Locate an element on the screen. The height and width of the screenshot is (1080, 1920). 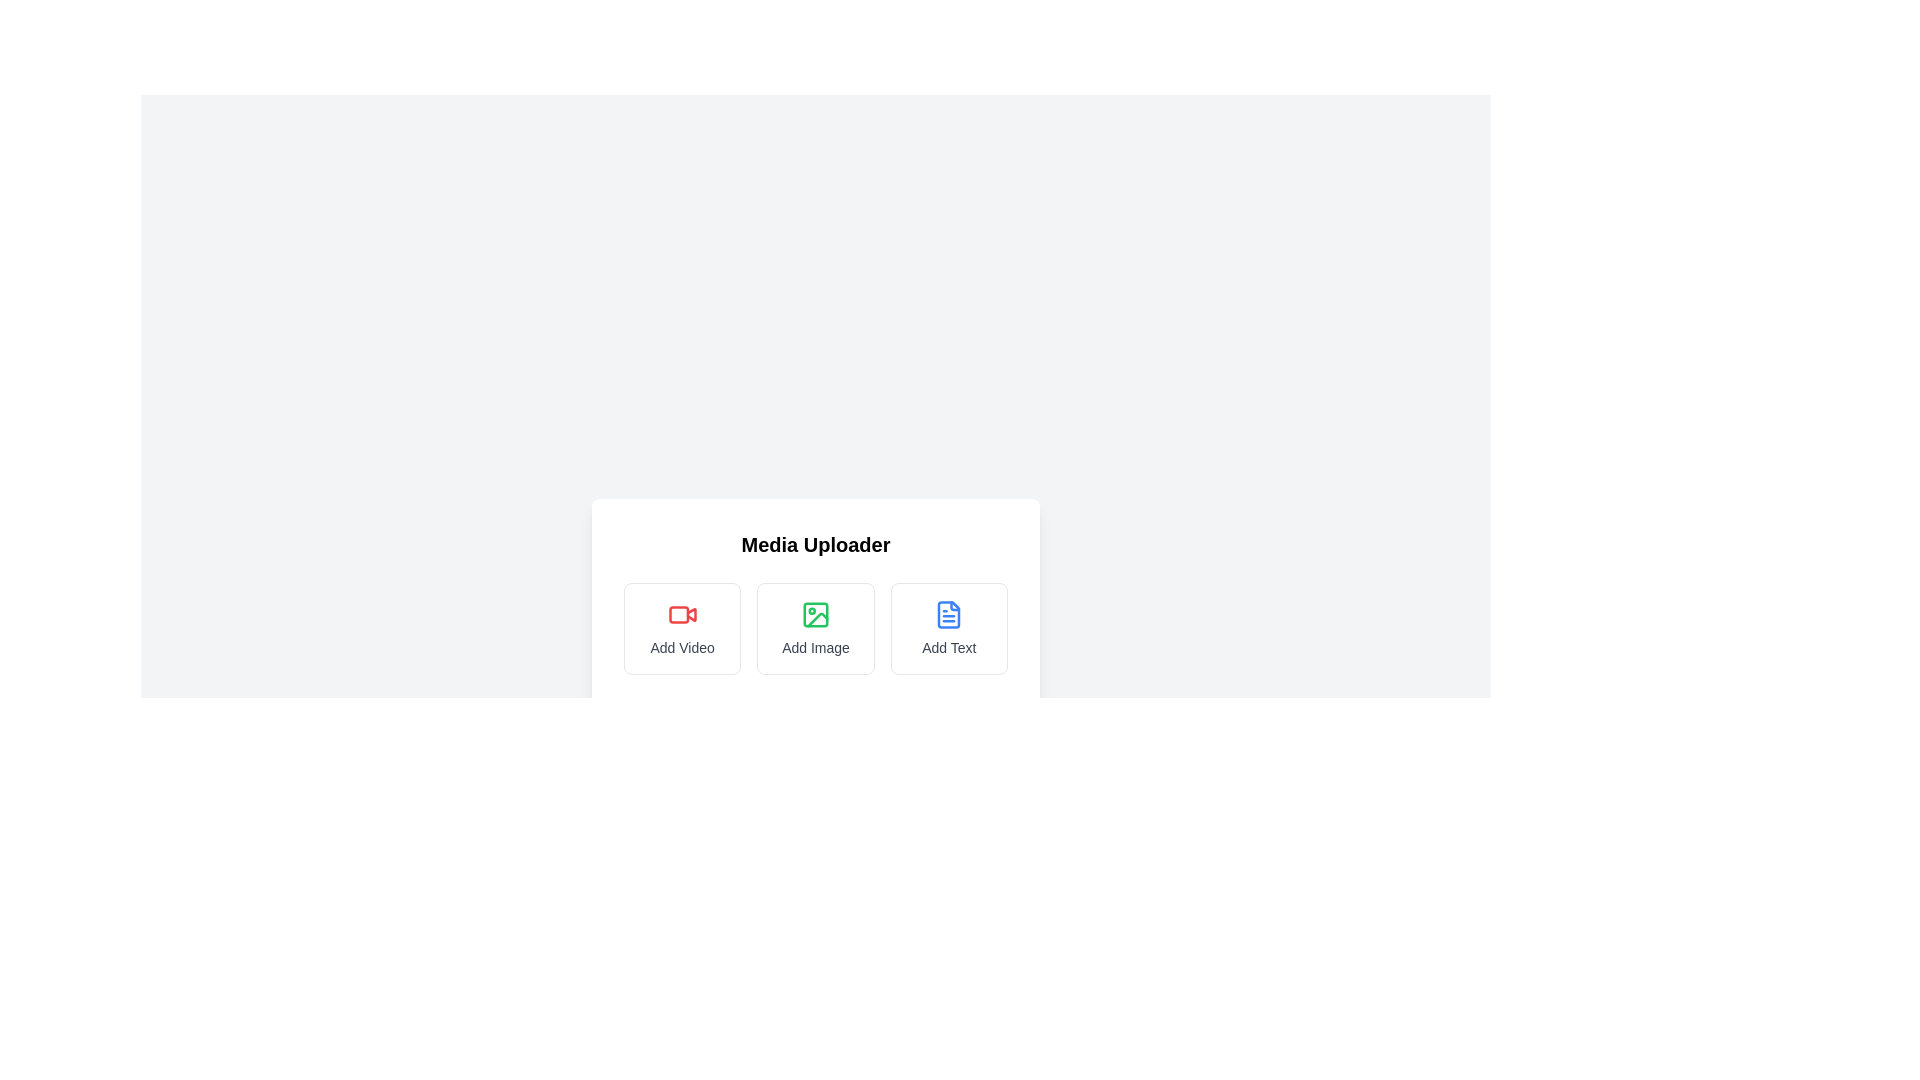
the decorative video icon located within the 'Add Video' button, which is the leftmost button in a horizontal layout beneath the 'Media Uploader' heading is located at coordinates (691, 613).